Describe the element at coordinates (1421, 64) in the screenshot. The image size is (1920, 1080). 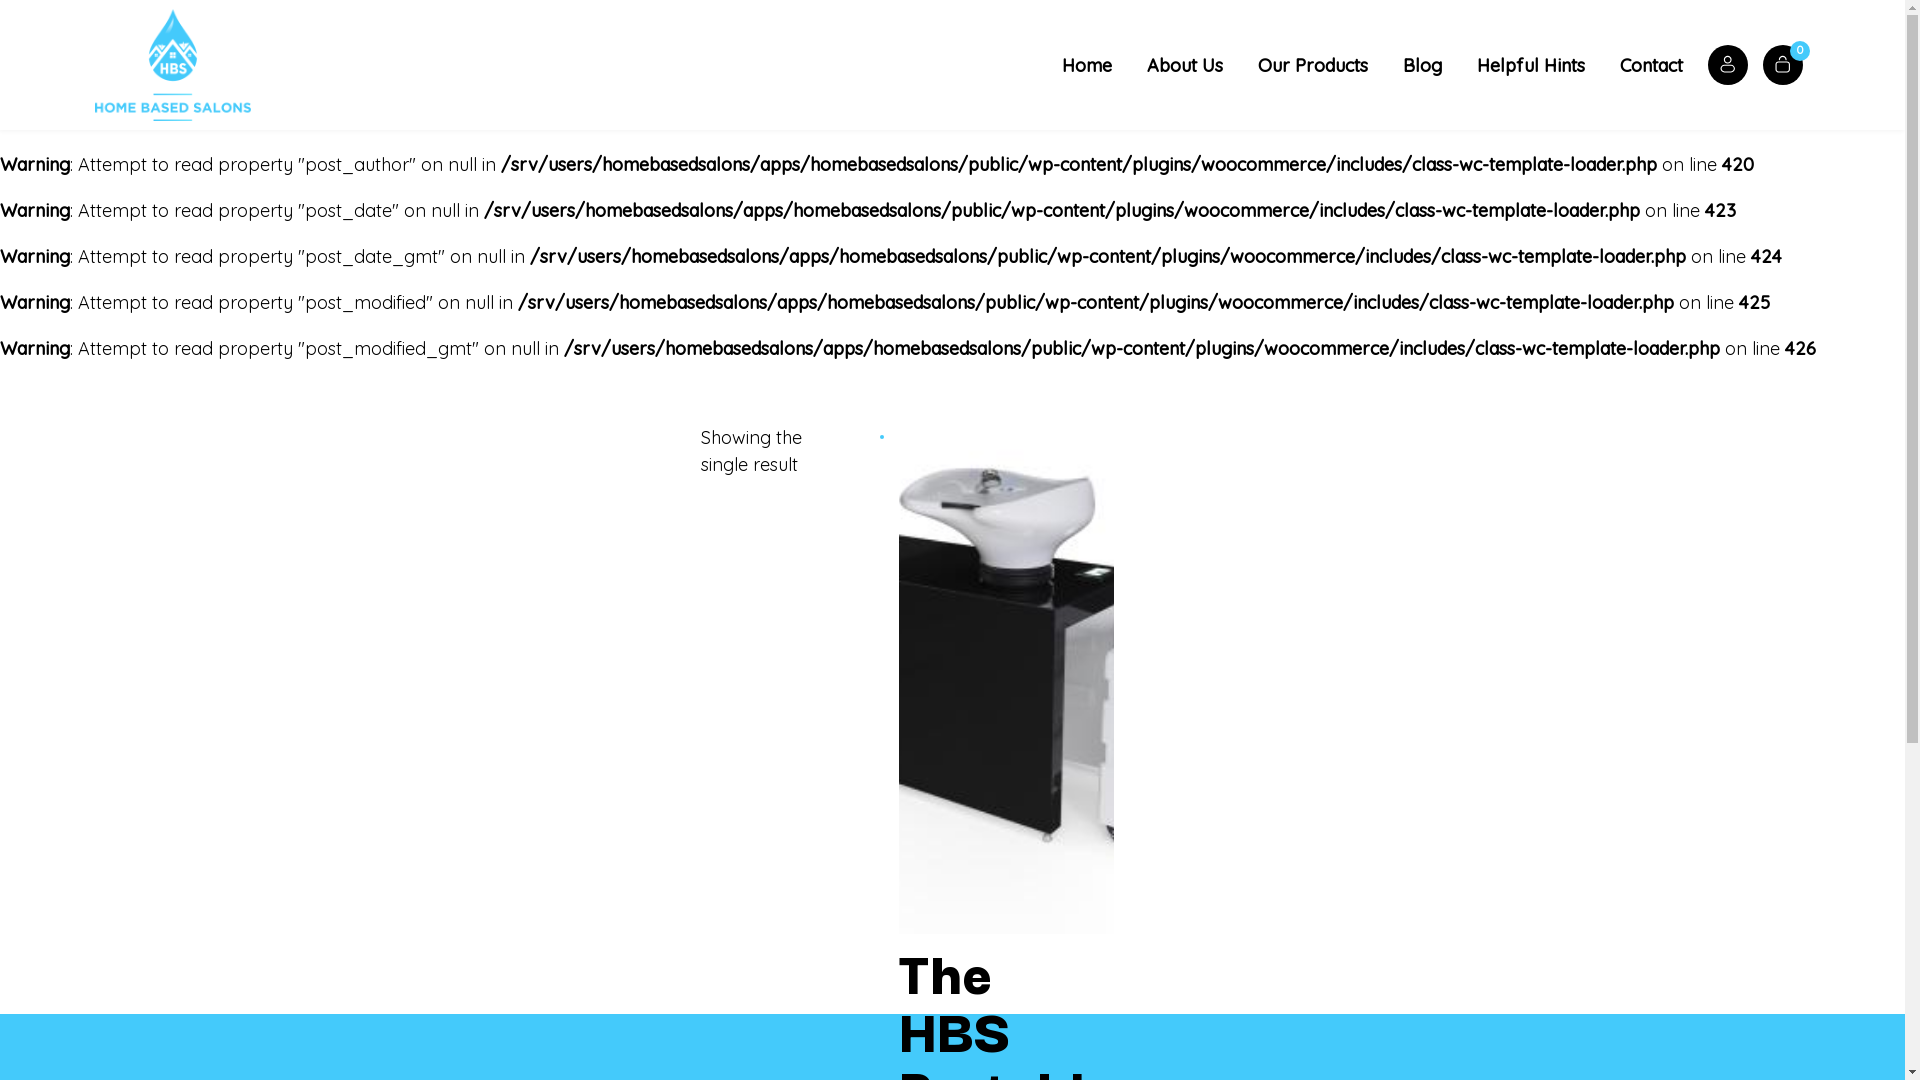
I see `'Blog'` at that location.